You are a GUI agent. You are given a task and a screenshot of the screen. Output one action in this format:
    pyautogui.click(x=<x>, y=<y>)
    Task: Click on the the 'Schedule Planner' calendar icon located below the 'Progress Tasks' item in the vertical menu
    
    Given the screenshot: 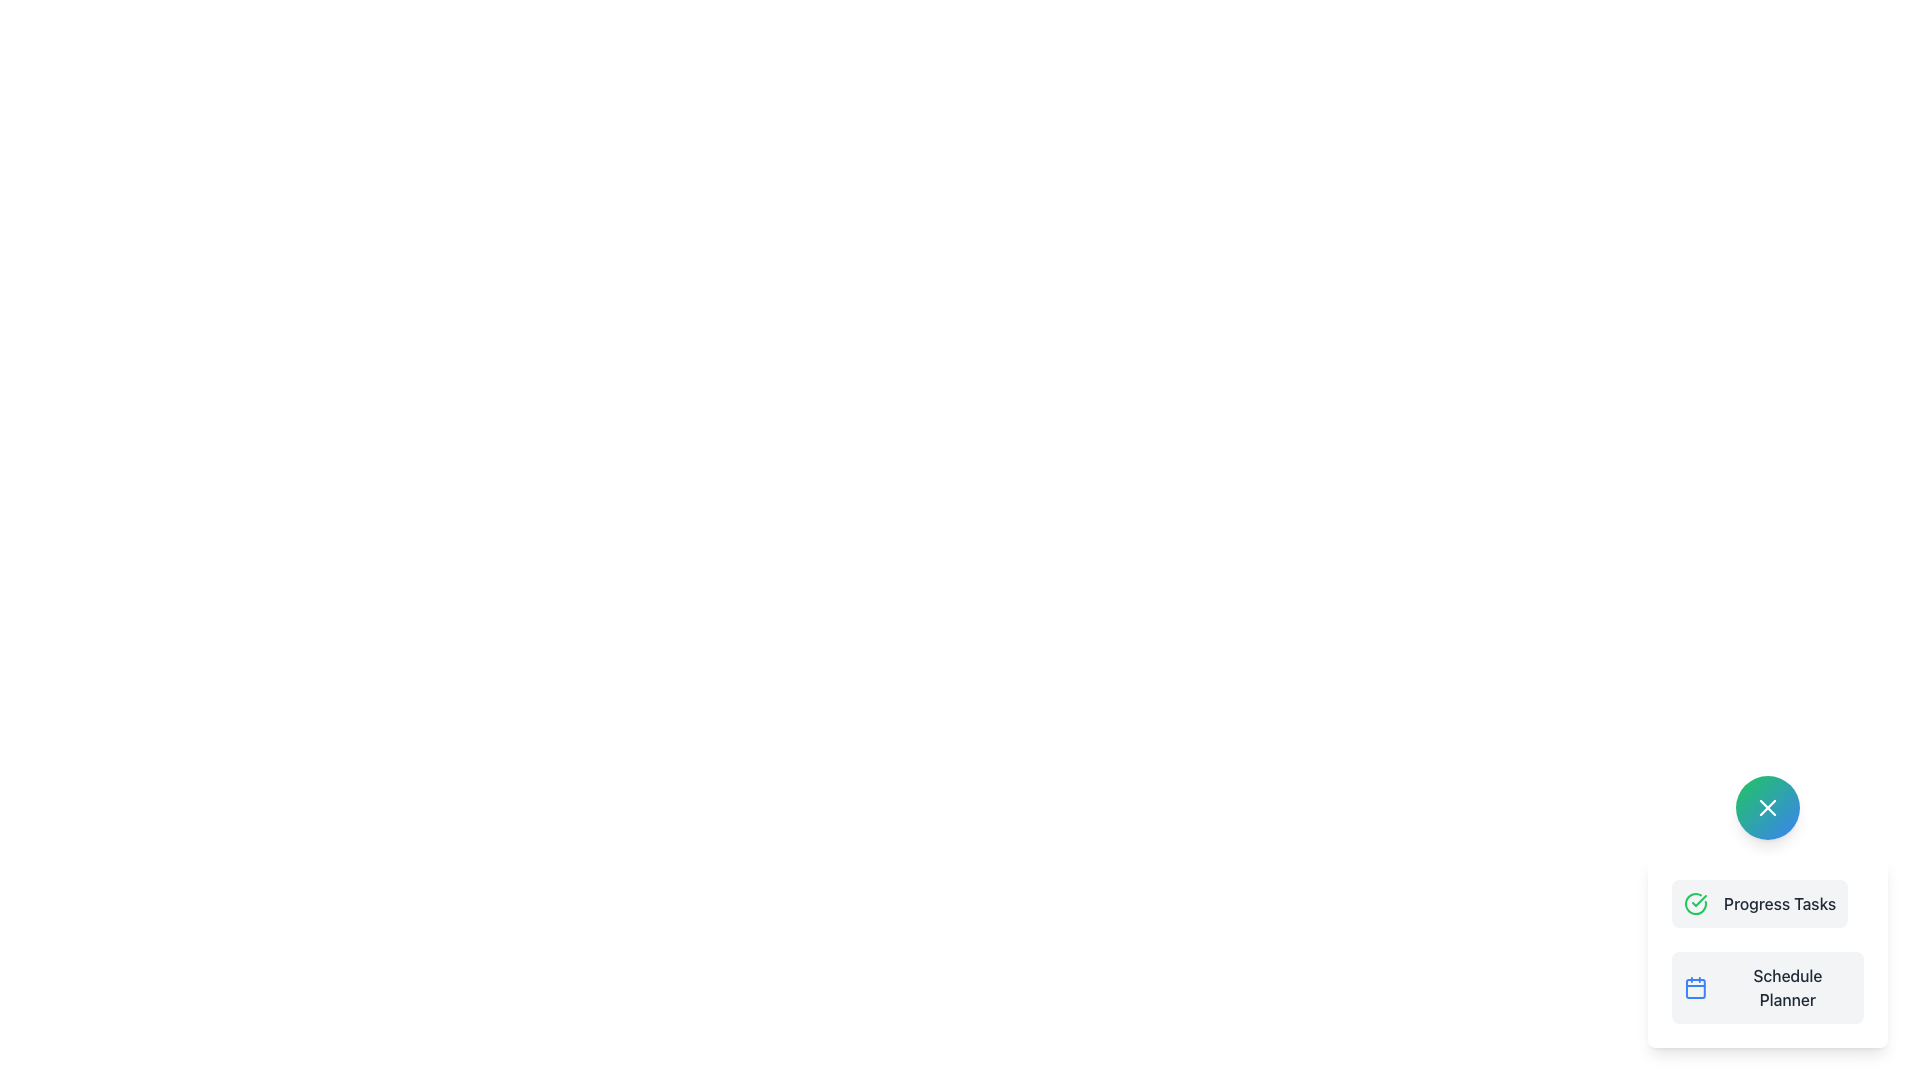 What is the action you would take?
    pyautogui.click(x=1694, y=986)
    